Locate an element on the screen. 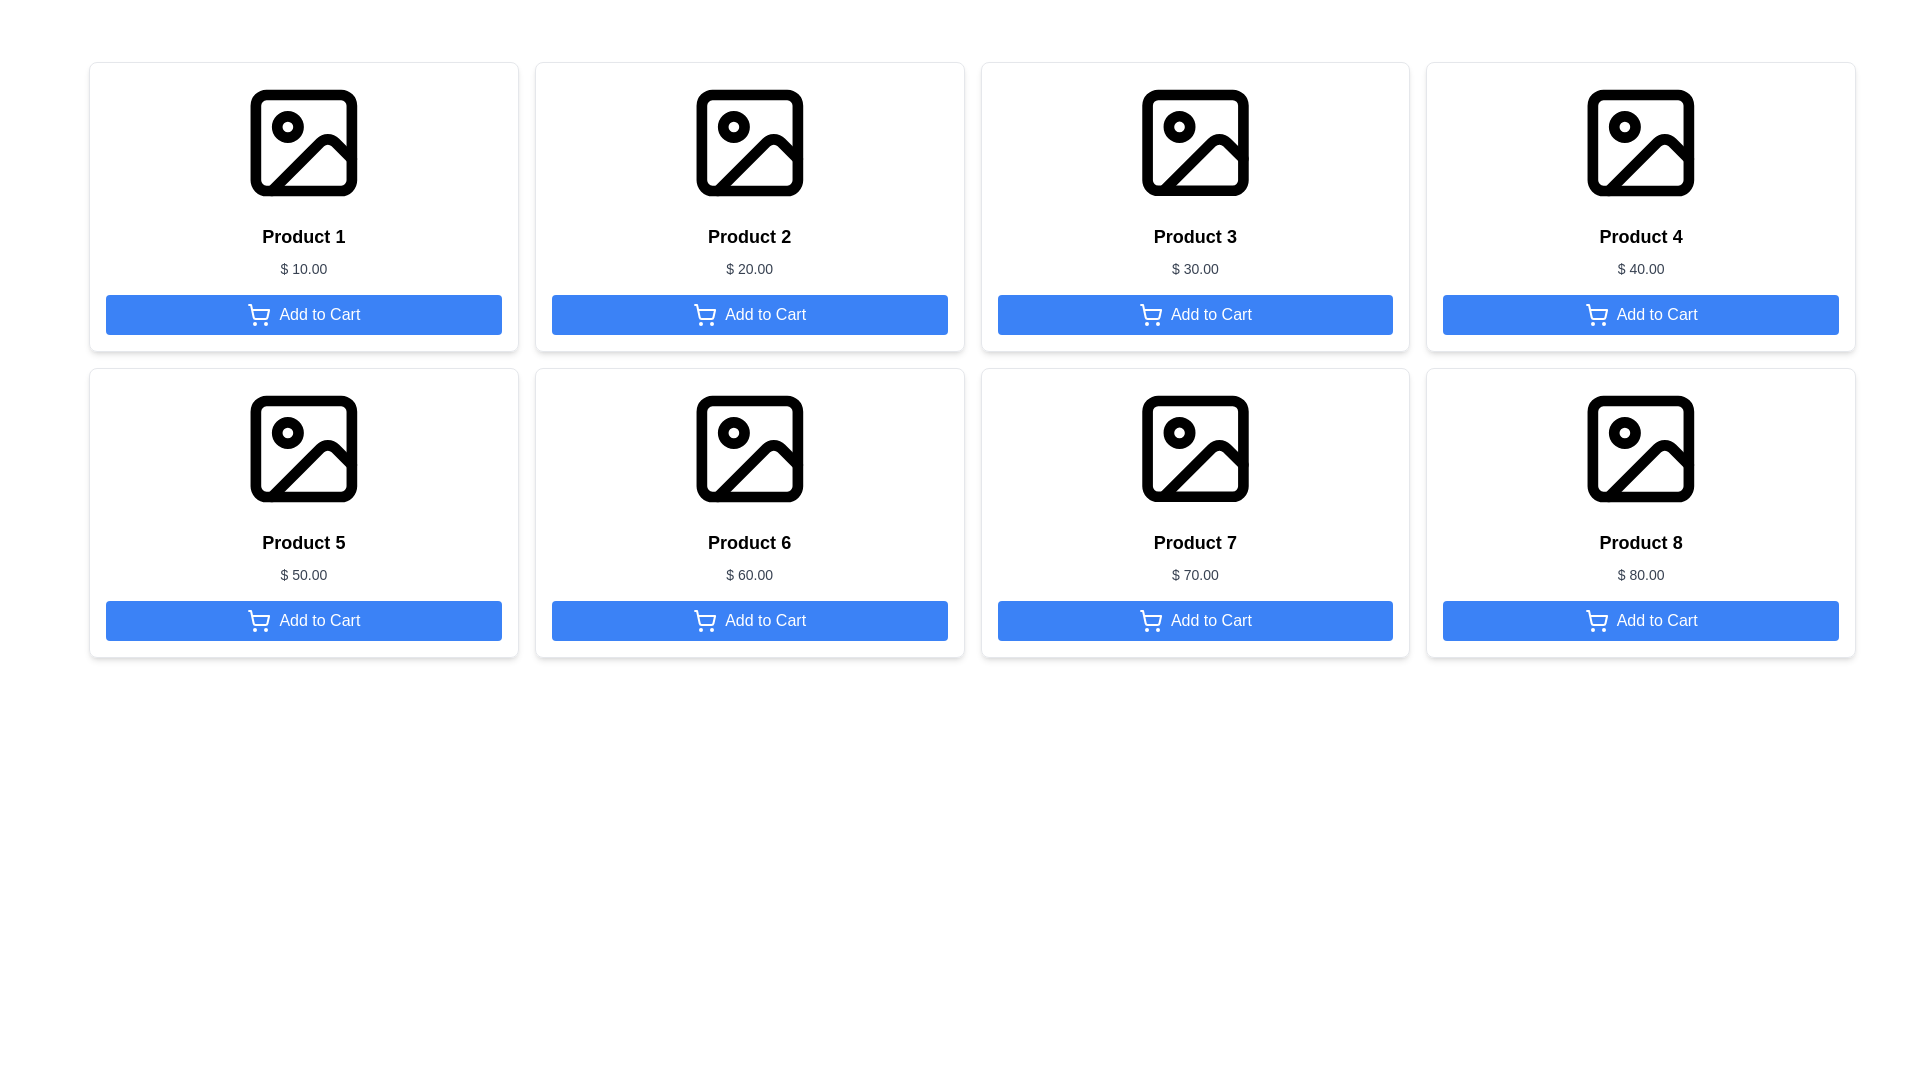 The height and width of the screenshot is (1080, 1920). the decorative graphic element located in the upper-left region of the product image for 'Product 3', which is positioned in the top row and third column of the grid layout is located at coordinates (1195, 141).